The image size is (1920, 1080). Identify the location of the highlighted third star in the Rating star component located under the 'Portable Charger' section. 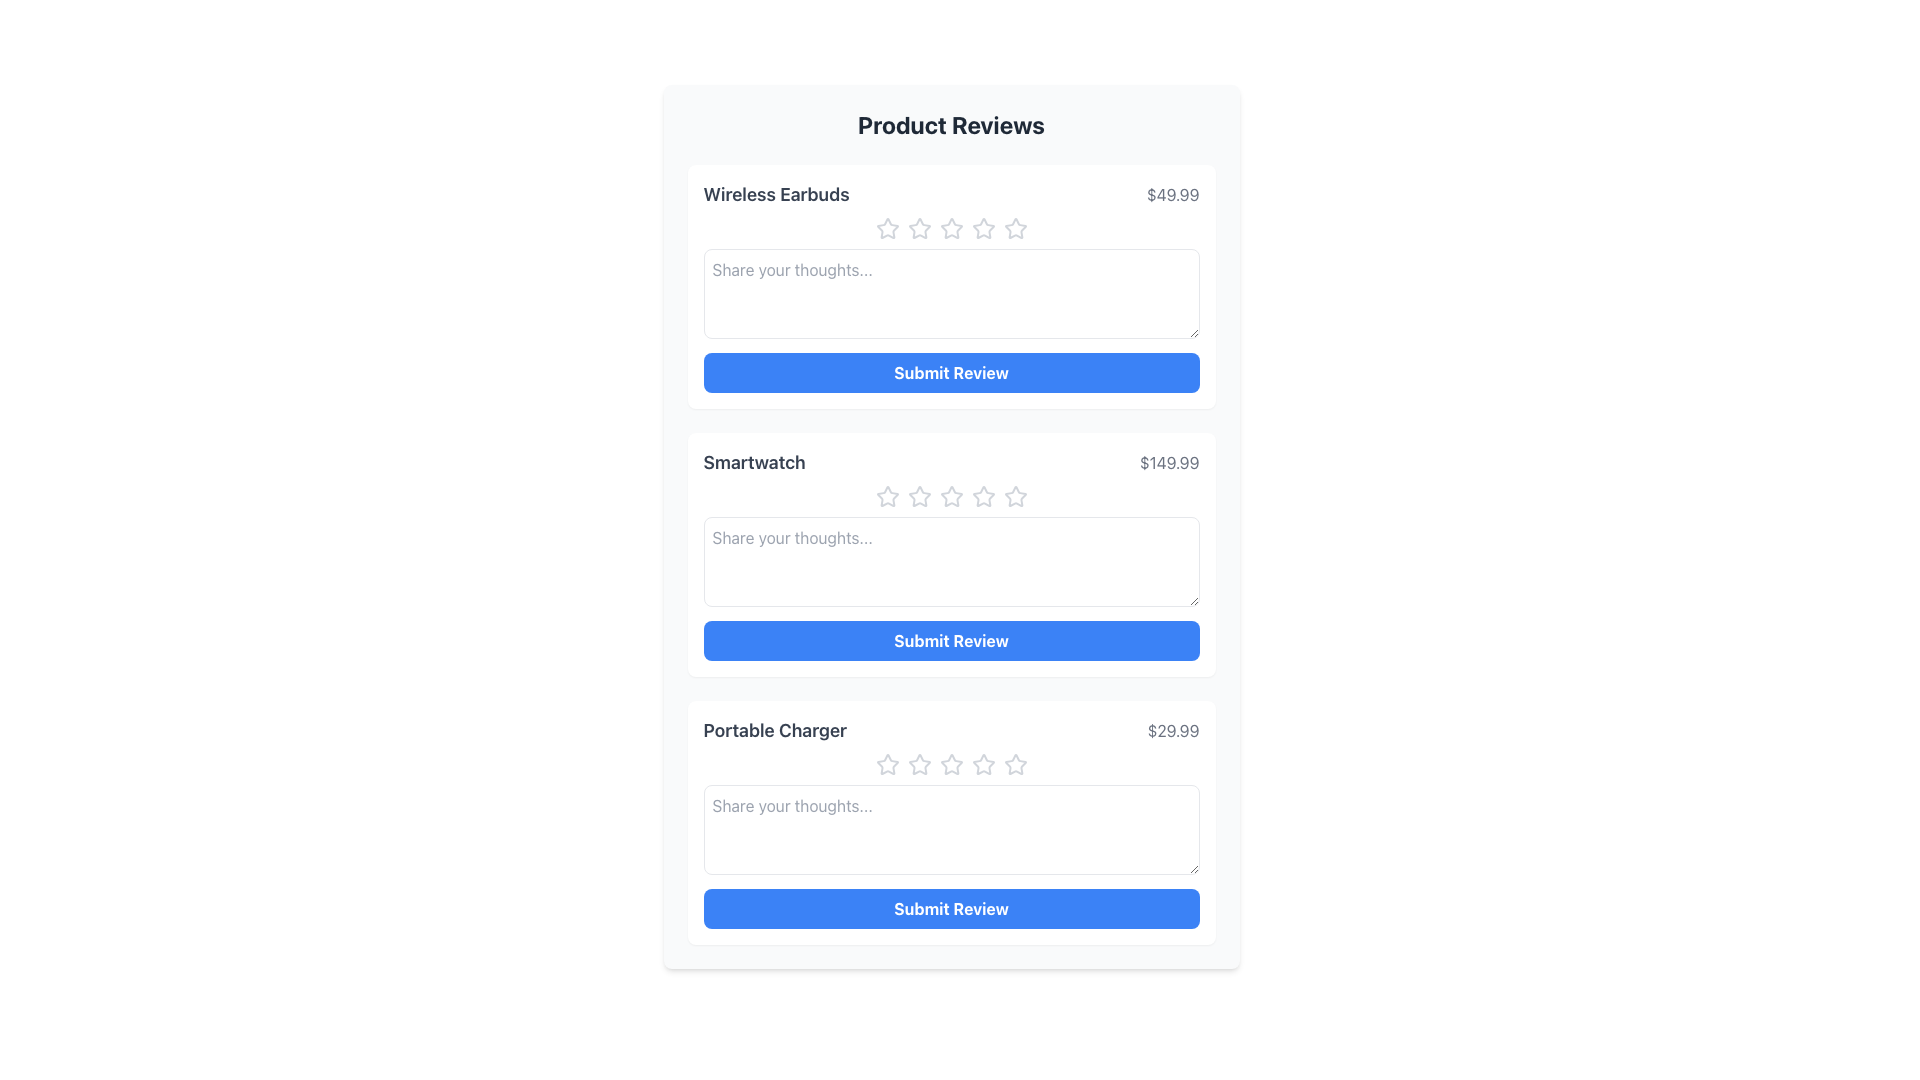
(950, 764).